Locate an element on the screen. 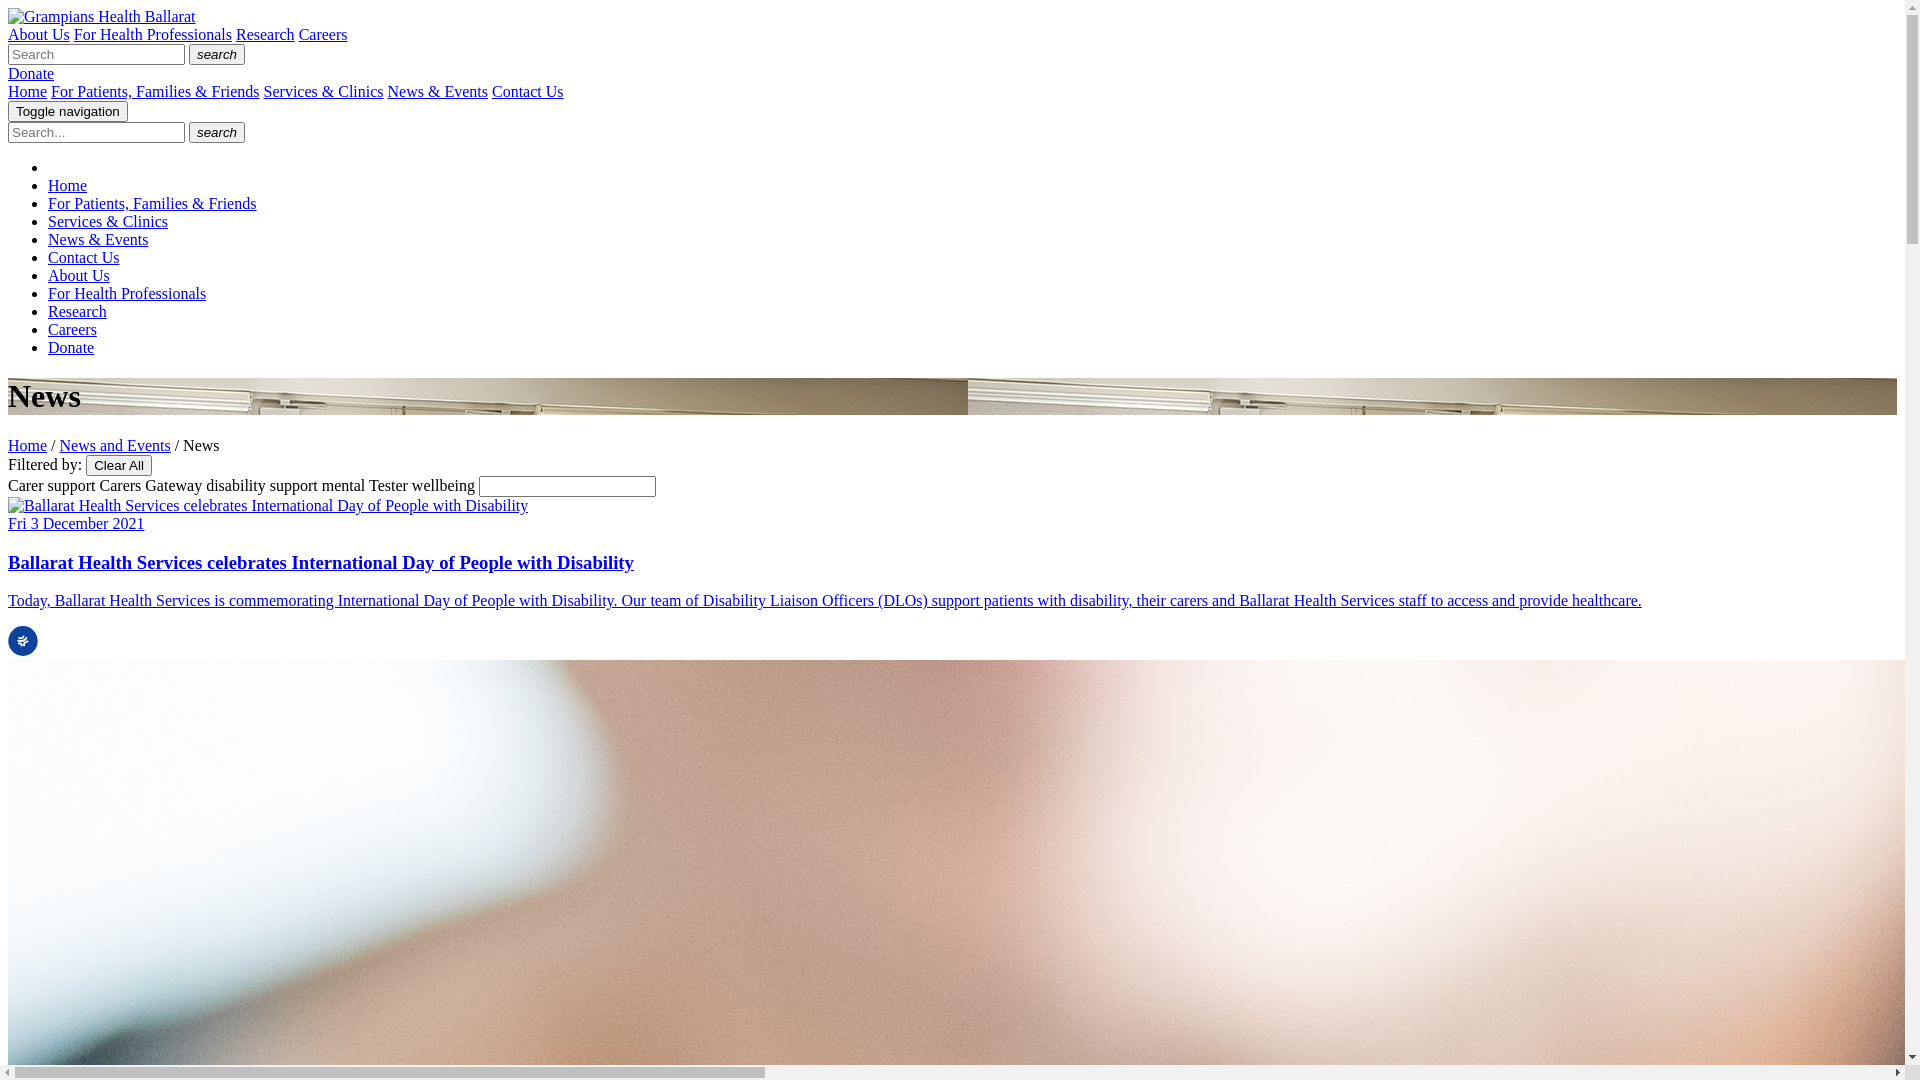 Image resolution: width=1920 pixels, height=1080 pixels. 'For Health Professionals' is located at coordinates (125, 293).